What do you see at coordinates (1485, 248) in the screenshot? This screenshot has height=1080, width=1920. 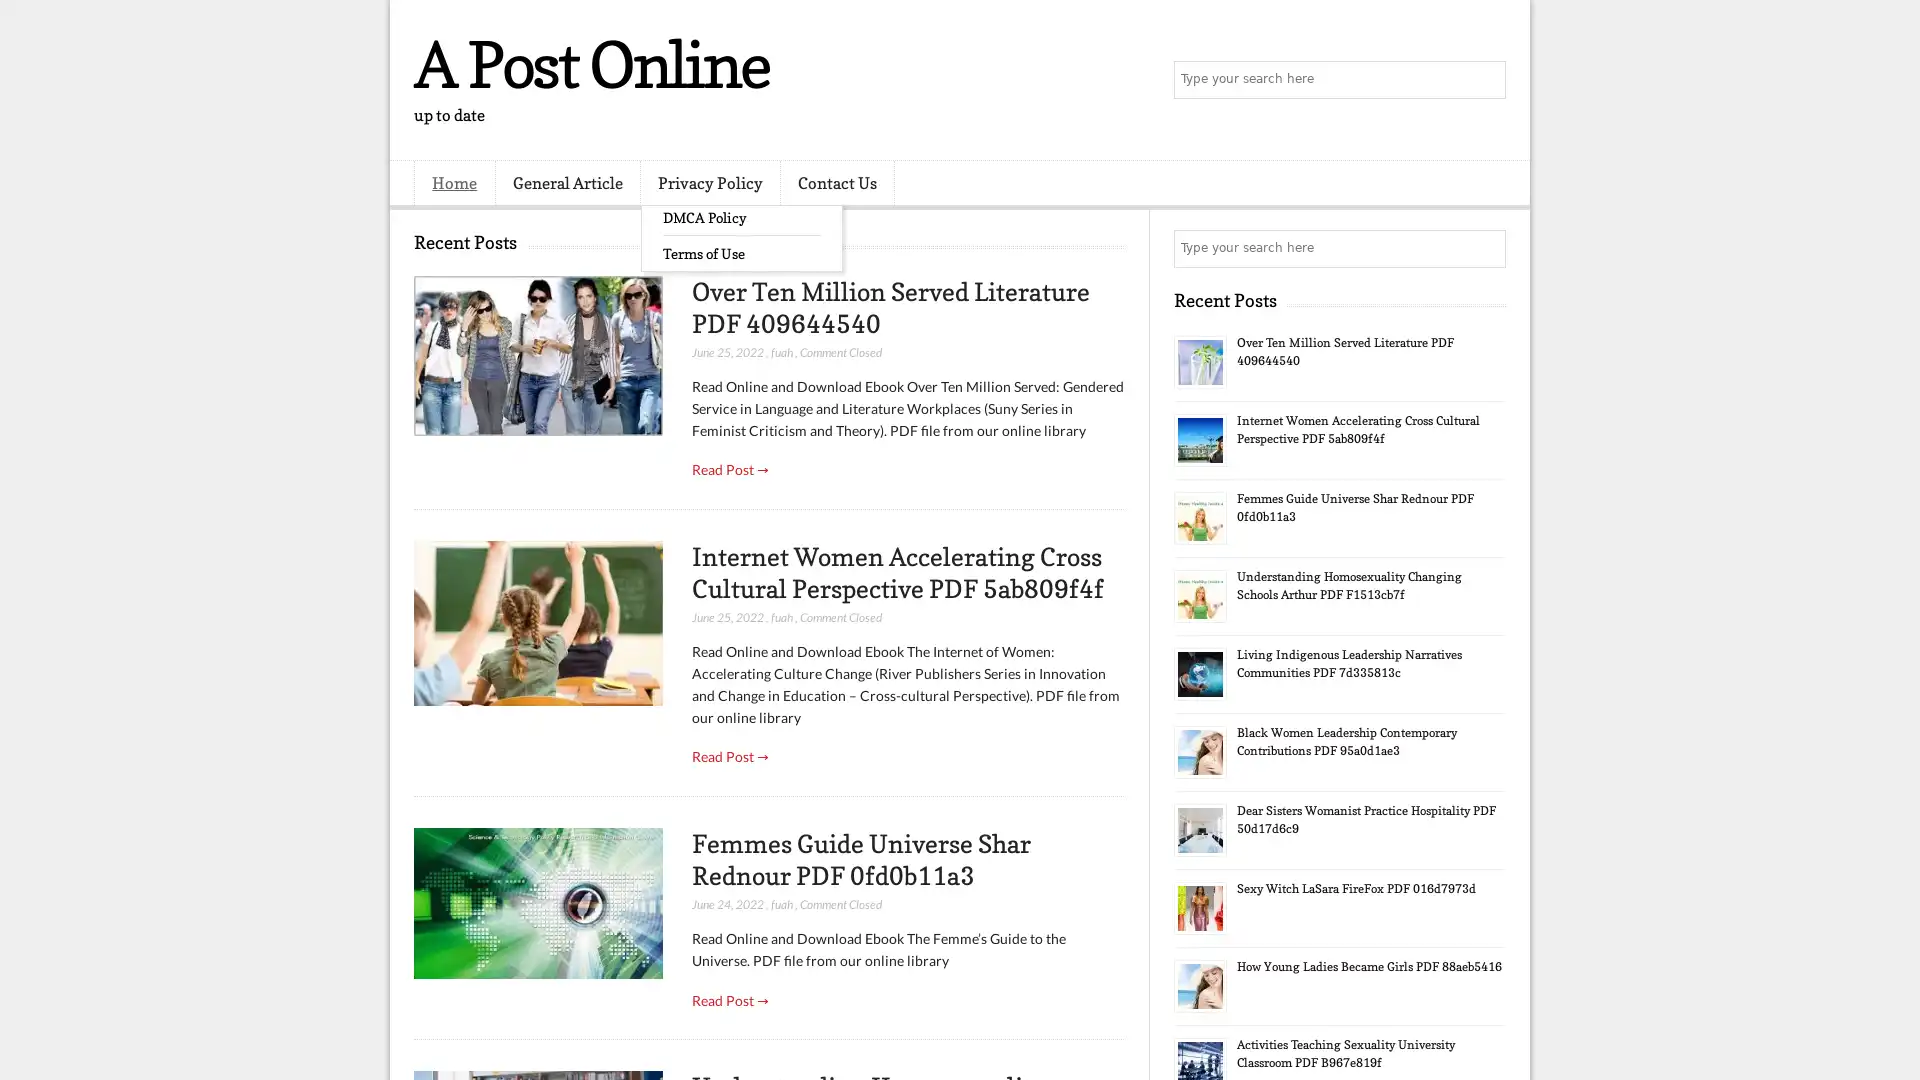 I see `Search` at bounding box center [1485, 248].